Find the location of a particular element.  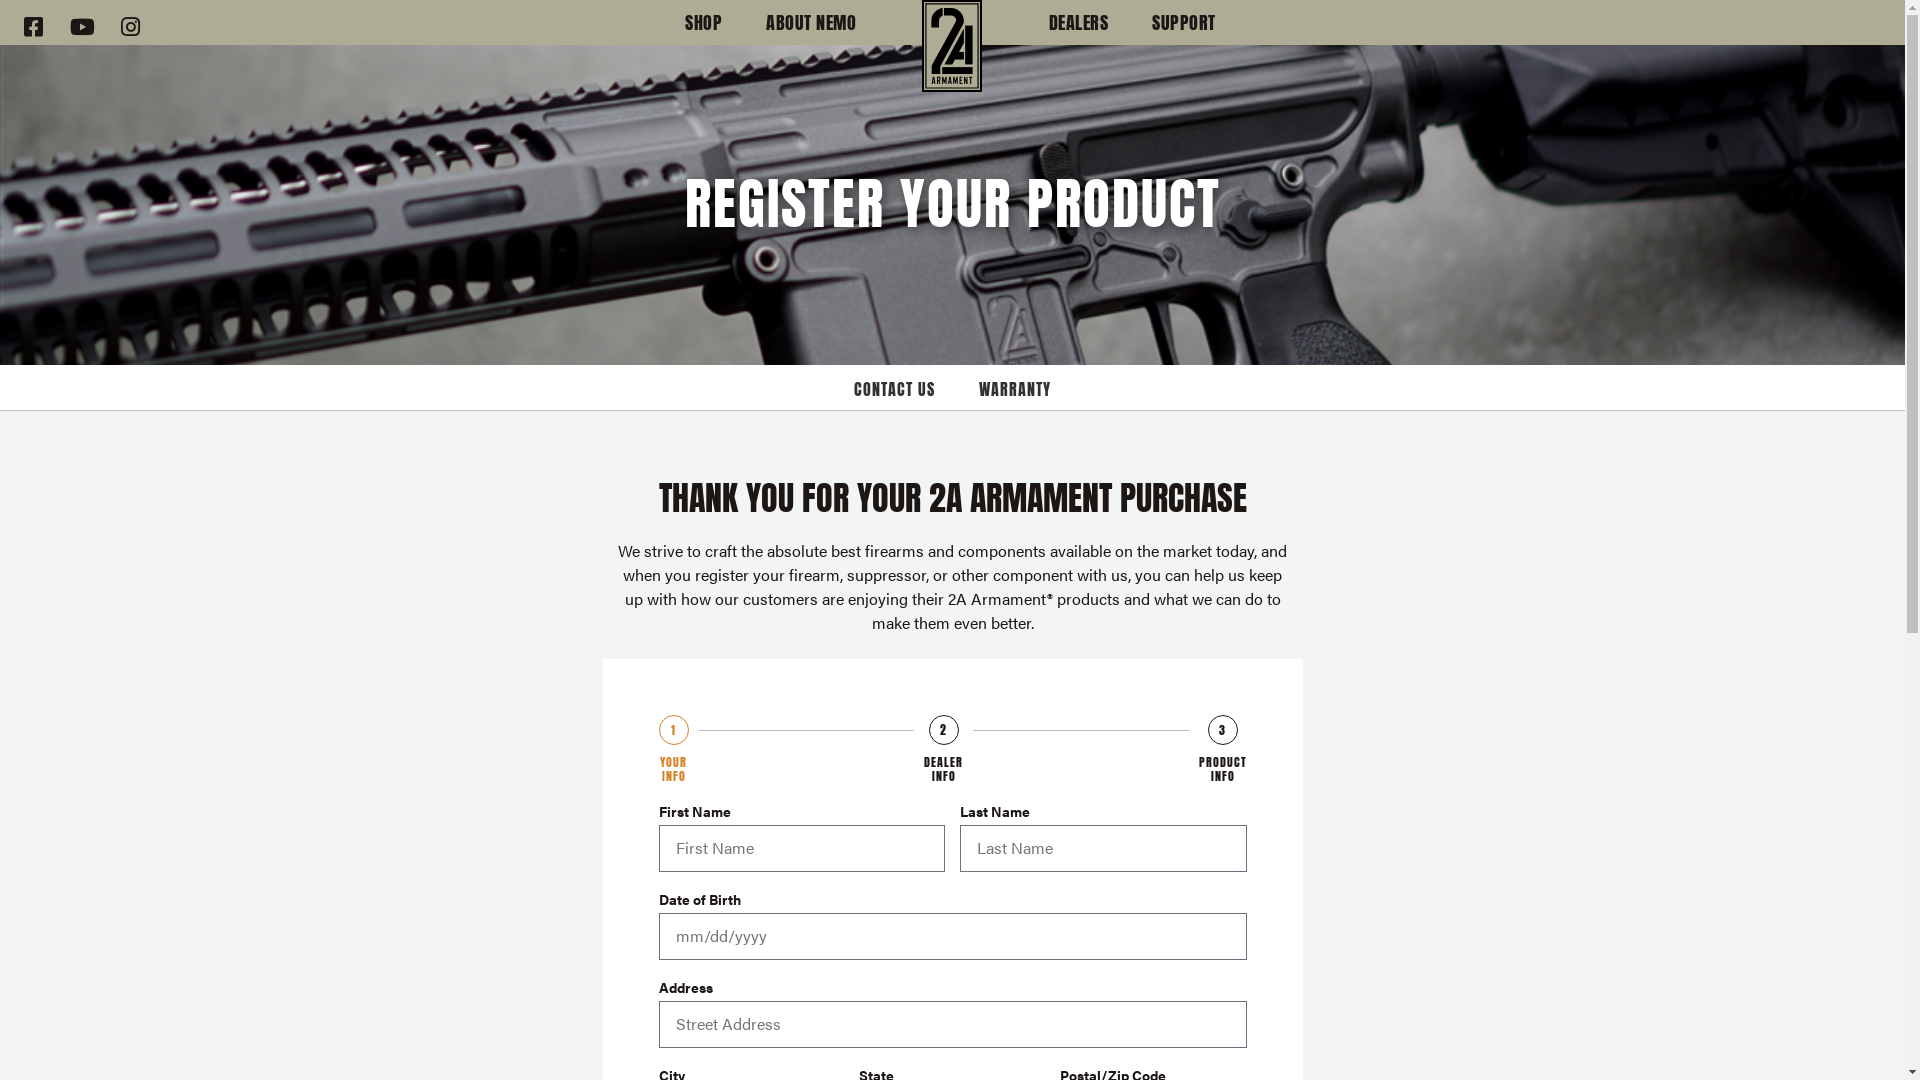

'CONTACT US' is located at coordinates (839, 389).